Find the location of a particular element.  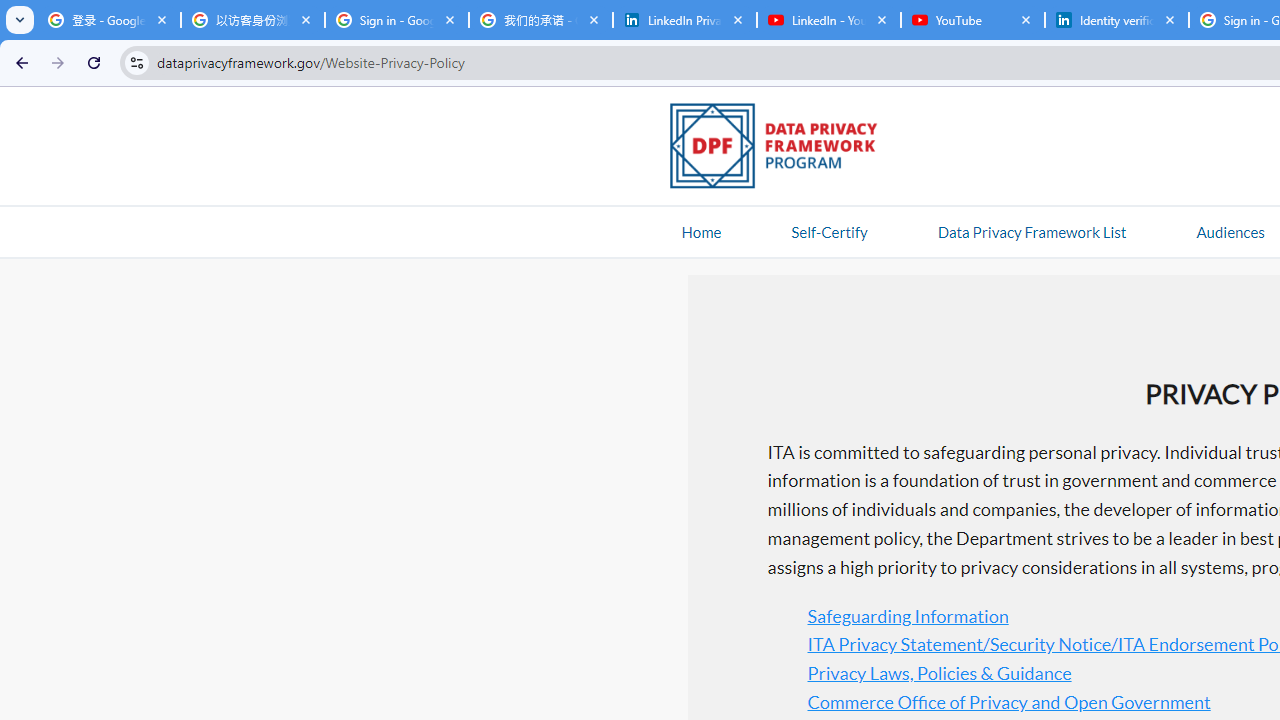

'Data Privacy Framework List' is located at coordinates (1031, 230).